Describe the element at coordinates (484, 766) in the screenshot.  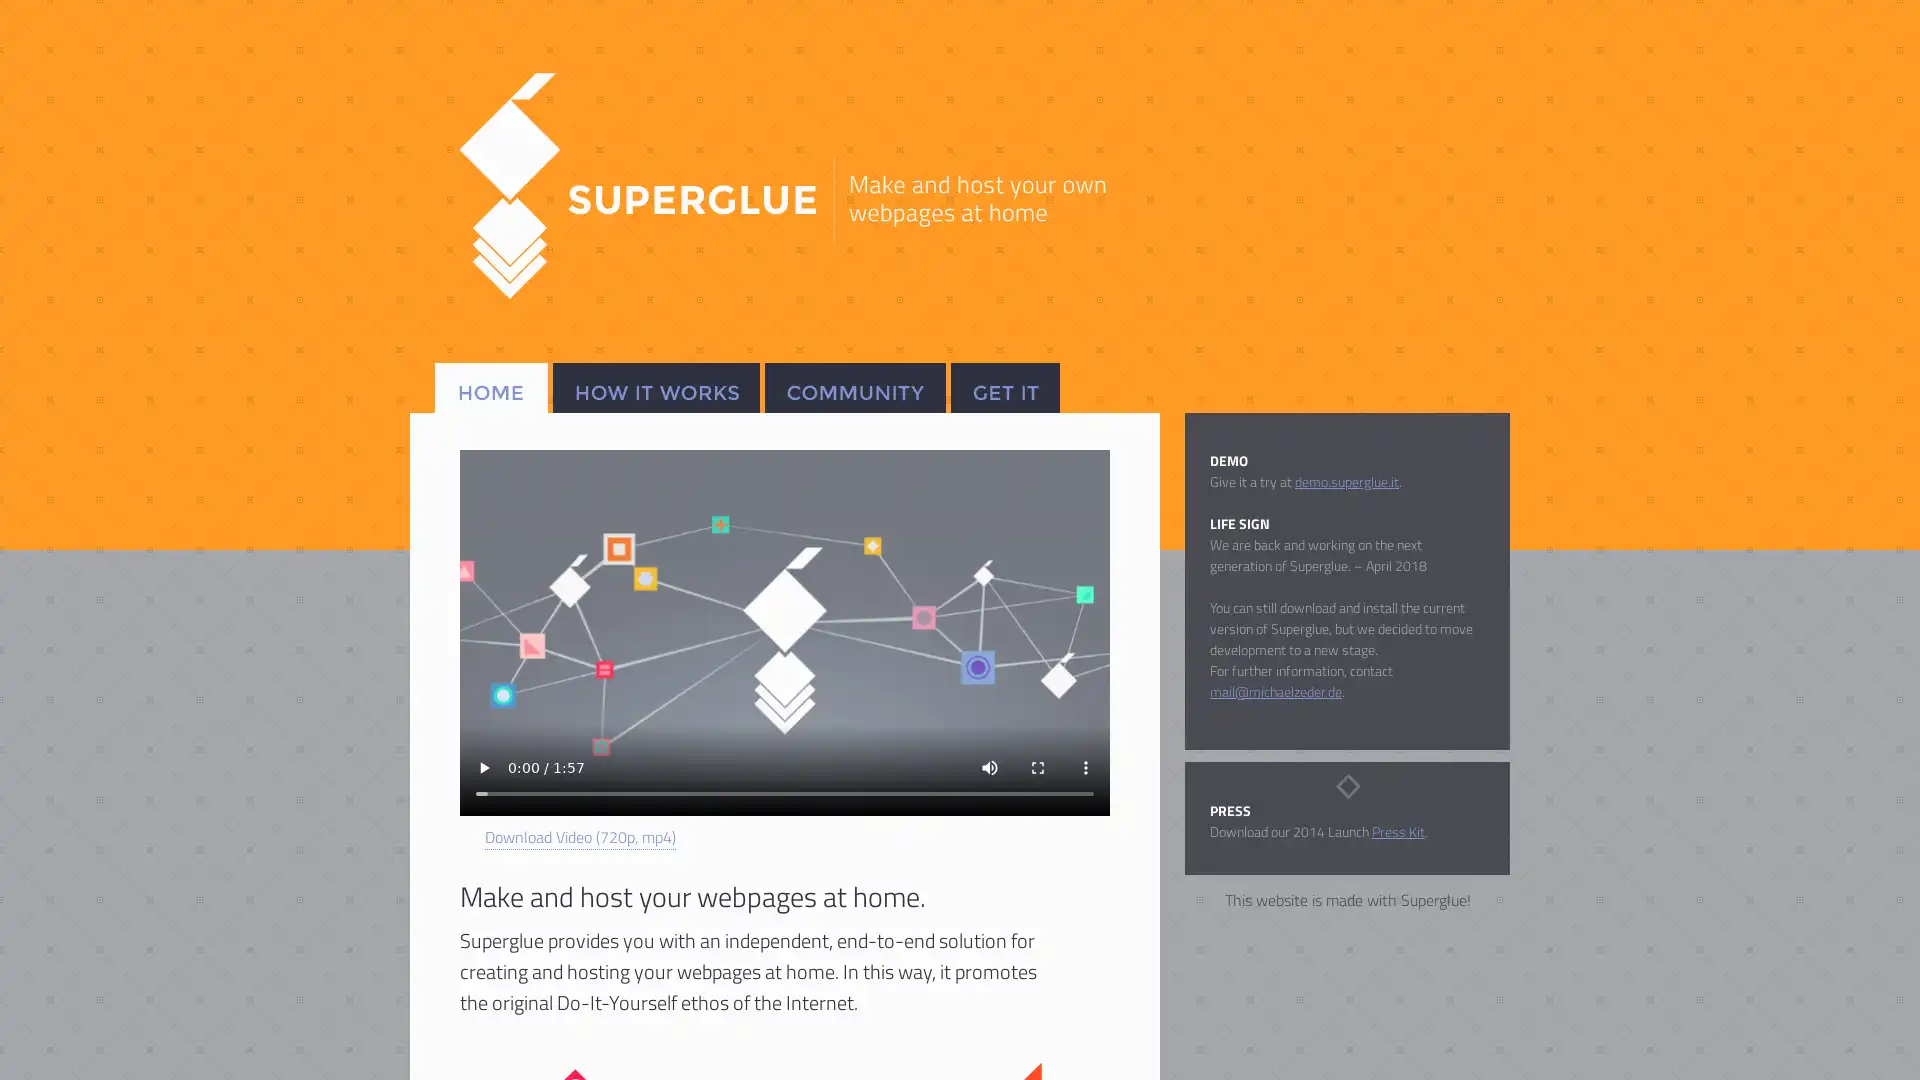
I see `play` at that location.